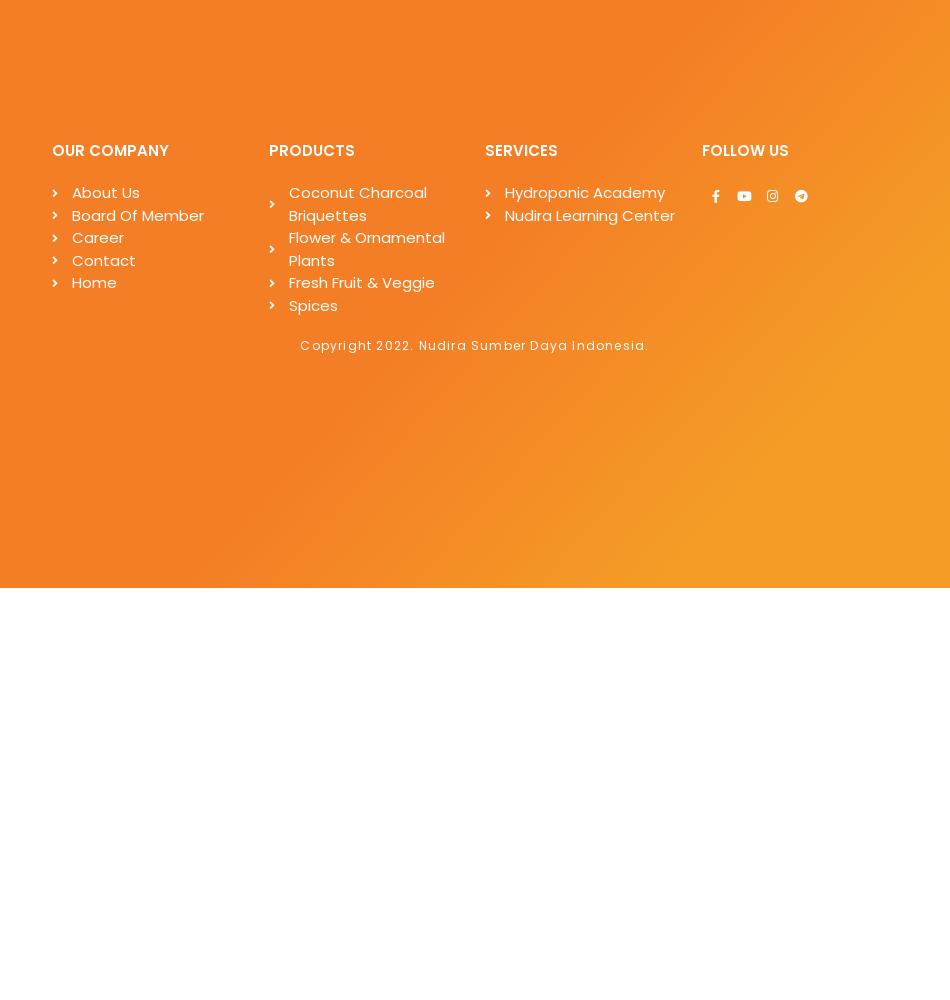 The image size is (950, 1000). What do you see at coordinates (743, 149) in the screenshot?
I see `'FOLLOW US'` at bounding box center [743, 149].